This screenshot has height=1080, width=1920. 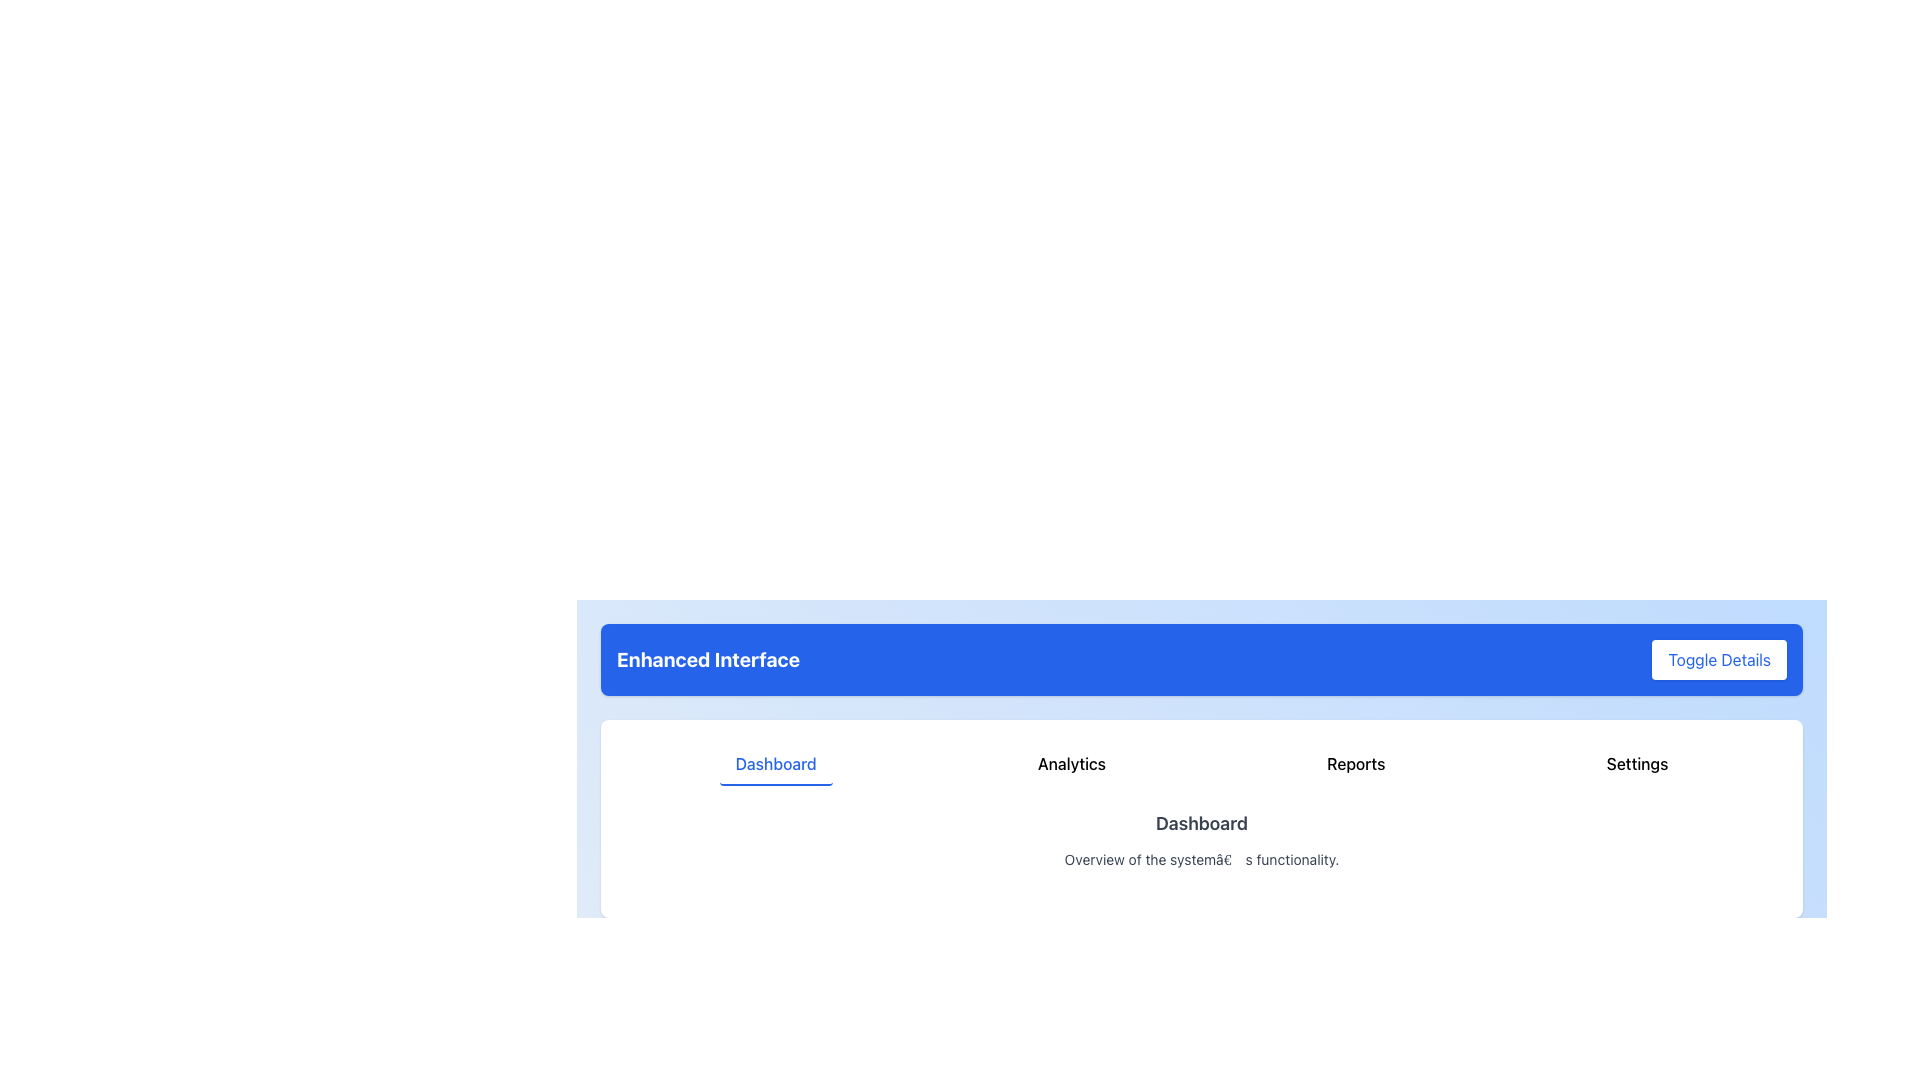 I want to click on the text block that contains the heading 'Dashboard' and the description 'Overview of the system’s functionality.' This element is prominently positioned beneath the navigation bar, serving as a visual anchor for the page, so click(x=1200, y=840).